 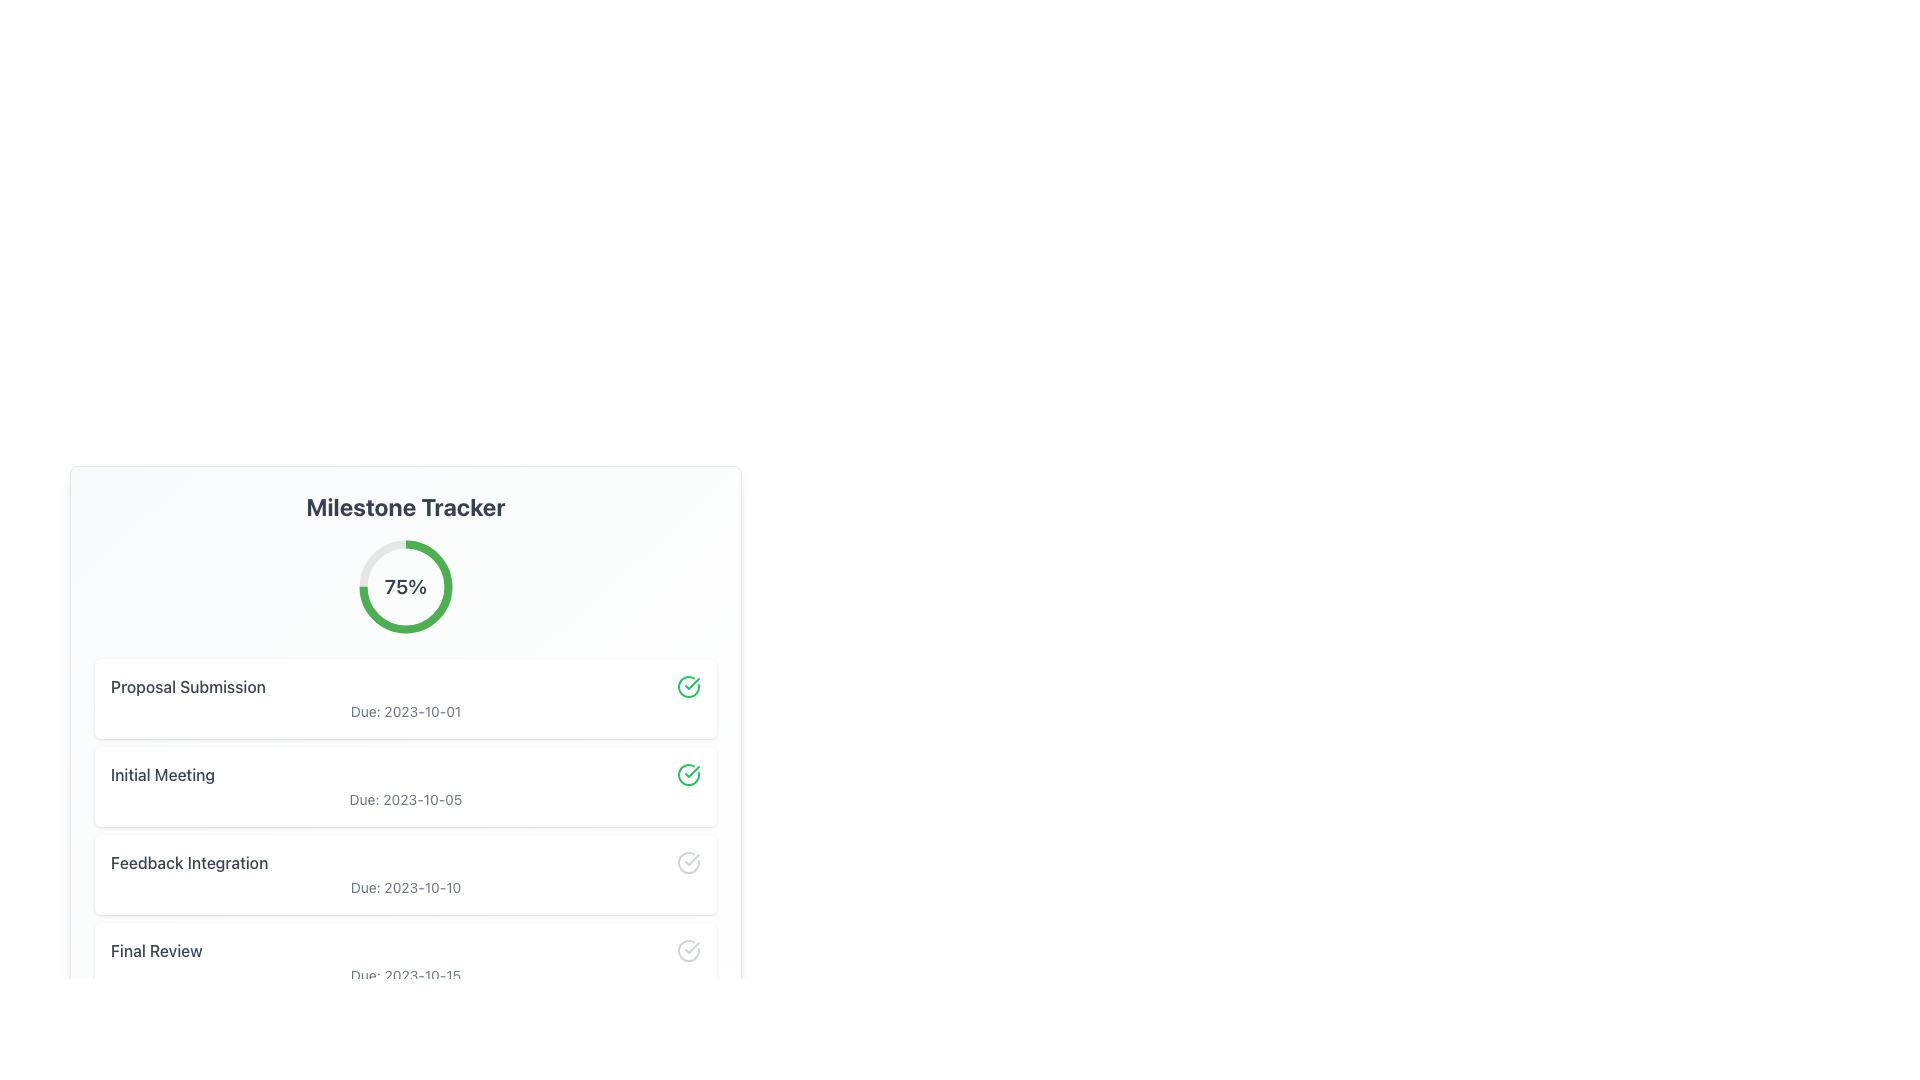 I want to click on the check mark icon indicating the completion of the 'Proposal Submission' milestone item, so click(x=692, y=859).